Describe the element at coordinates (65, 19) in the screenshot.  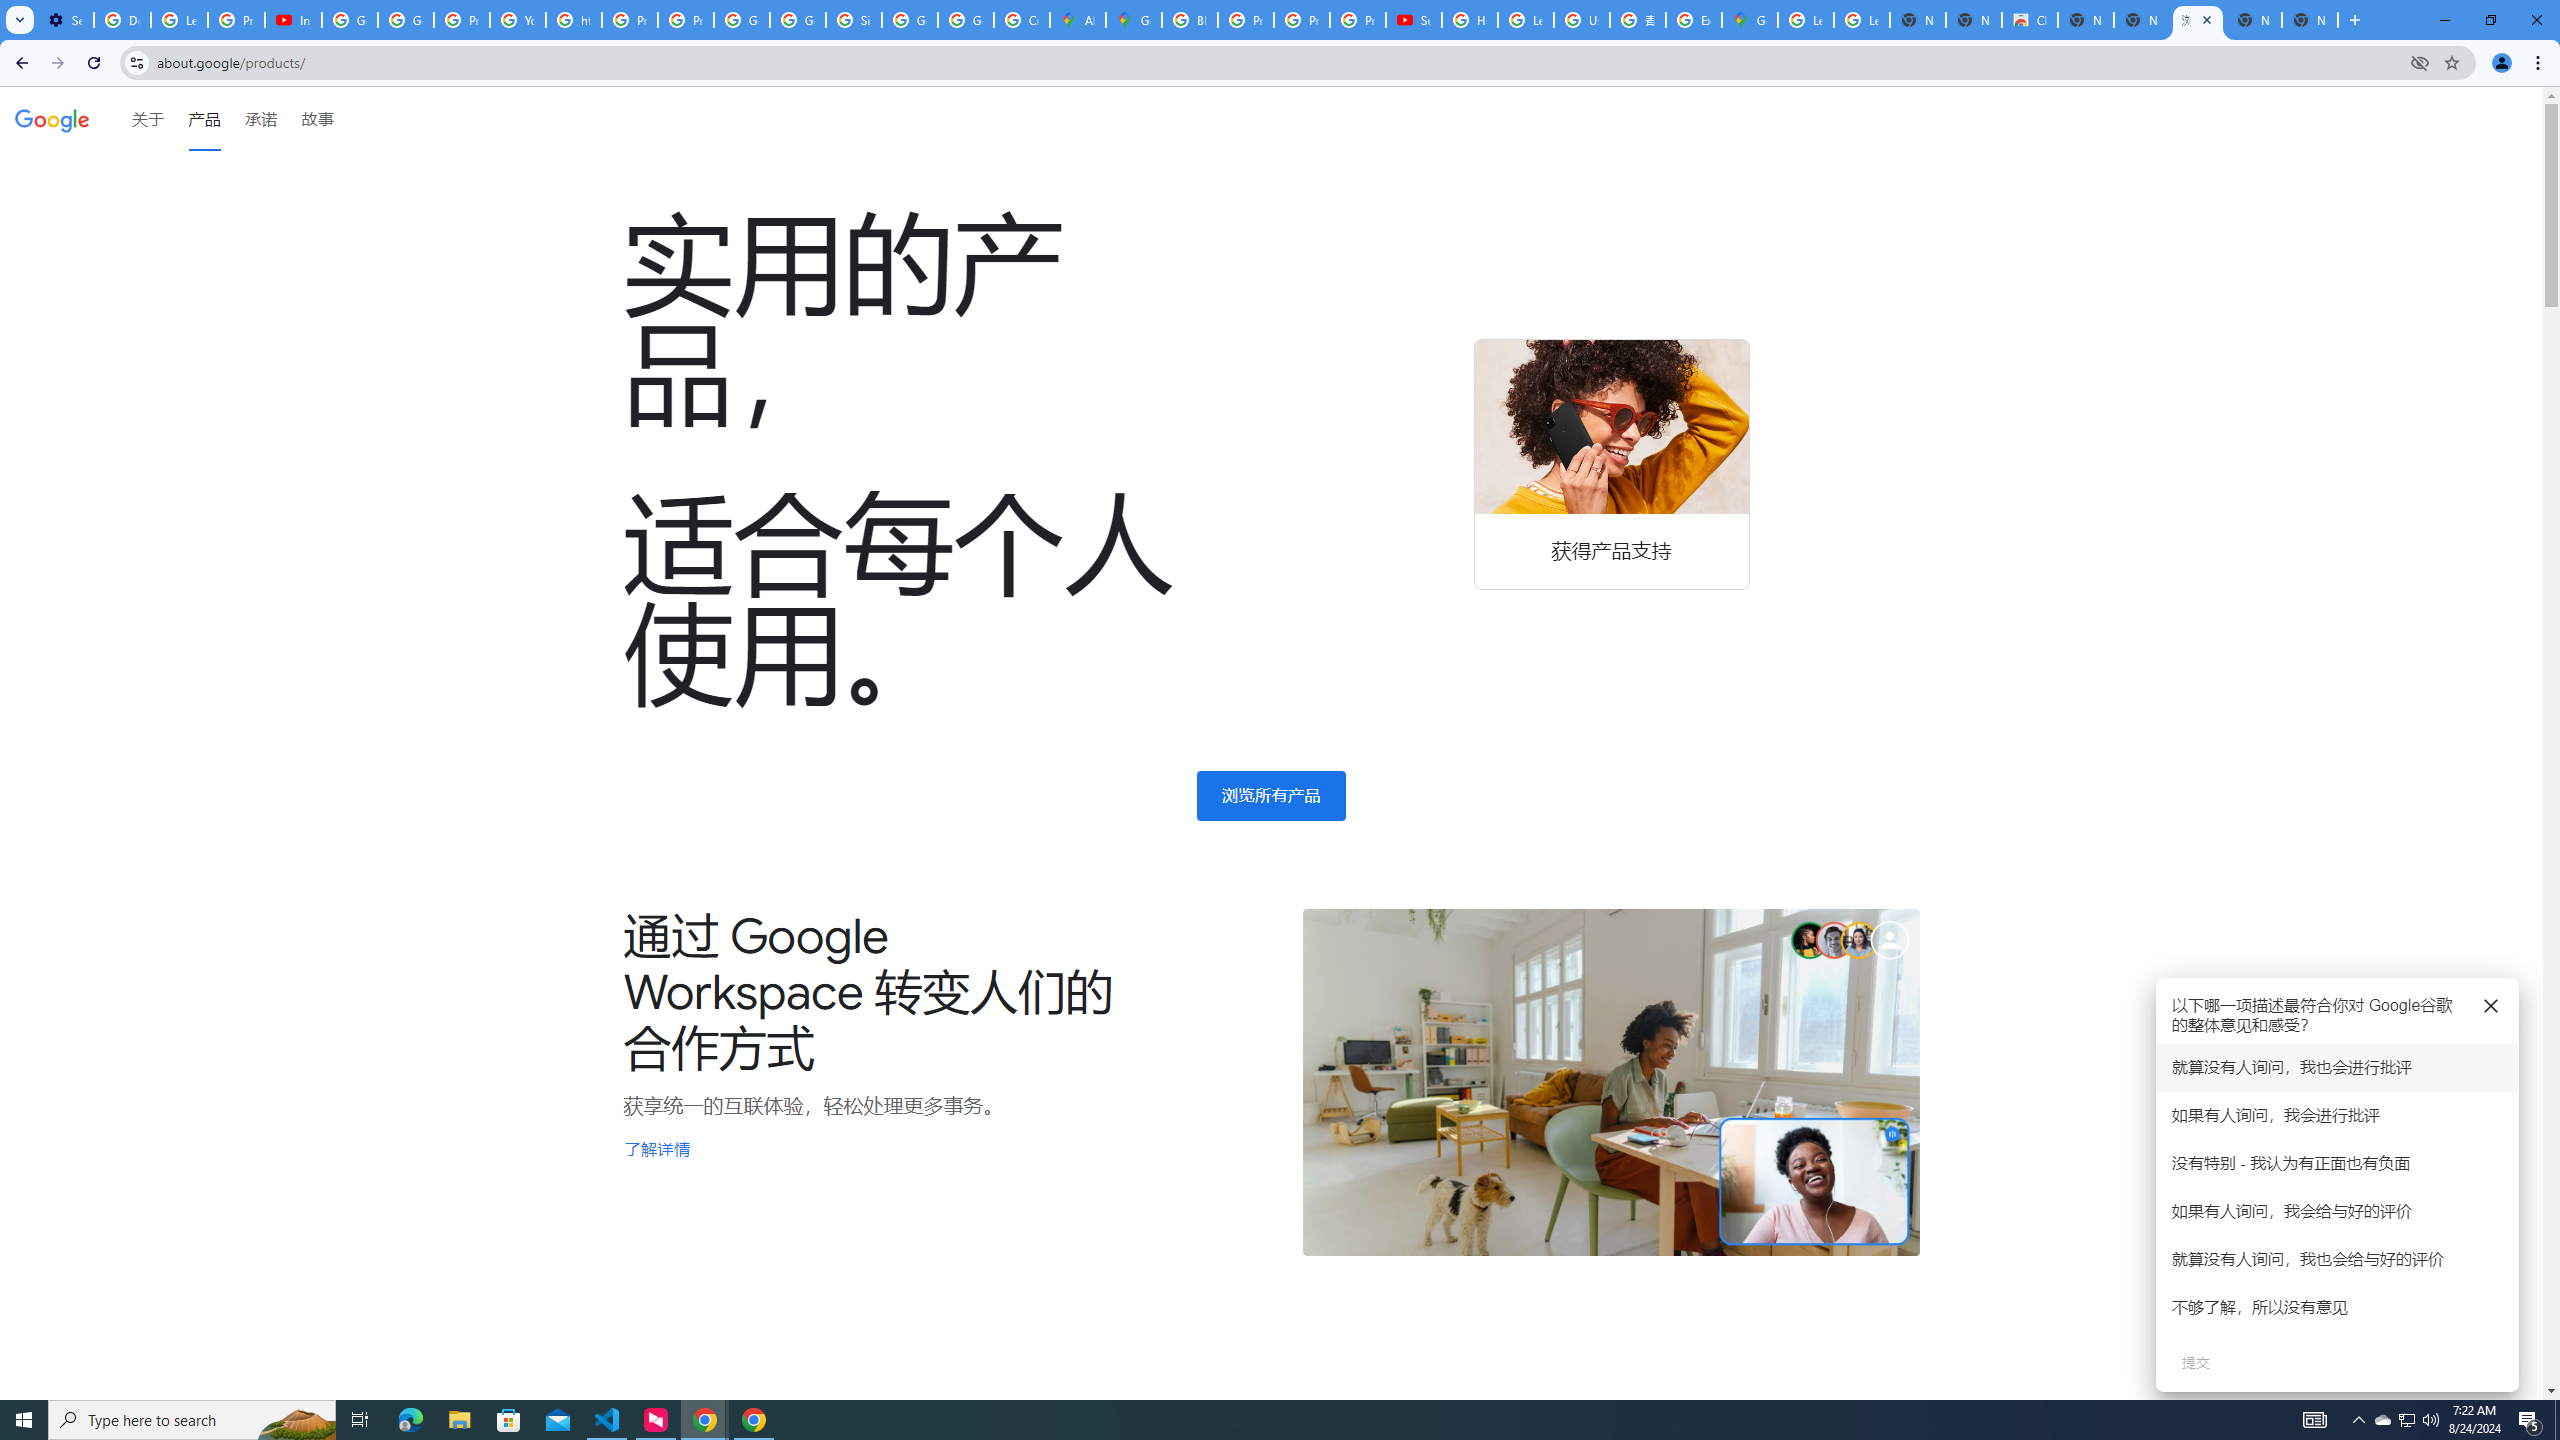
I see `'Settings - Customize profile'` at that location.